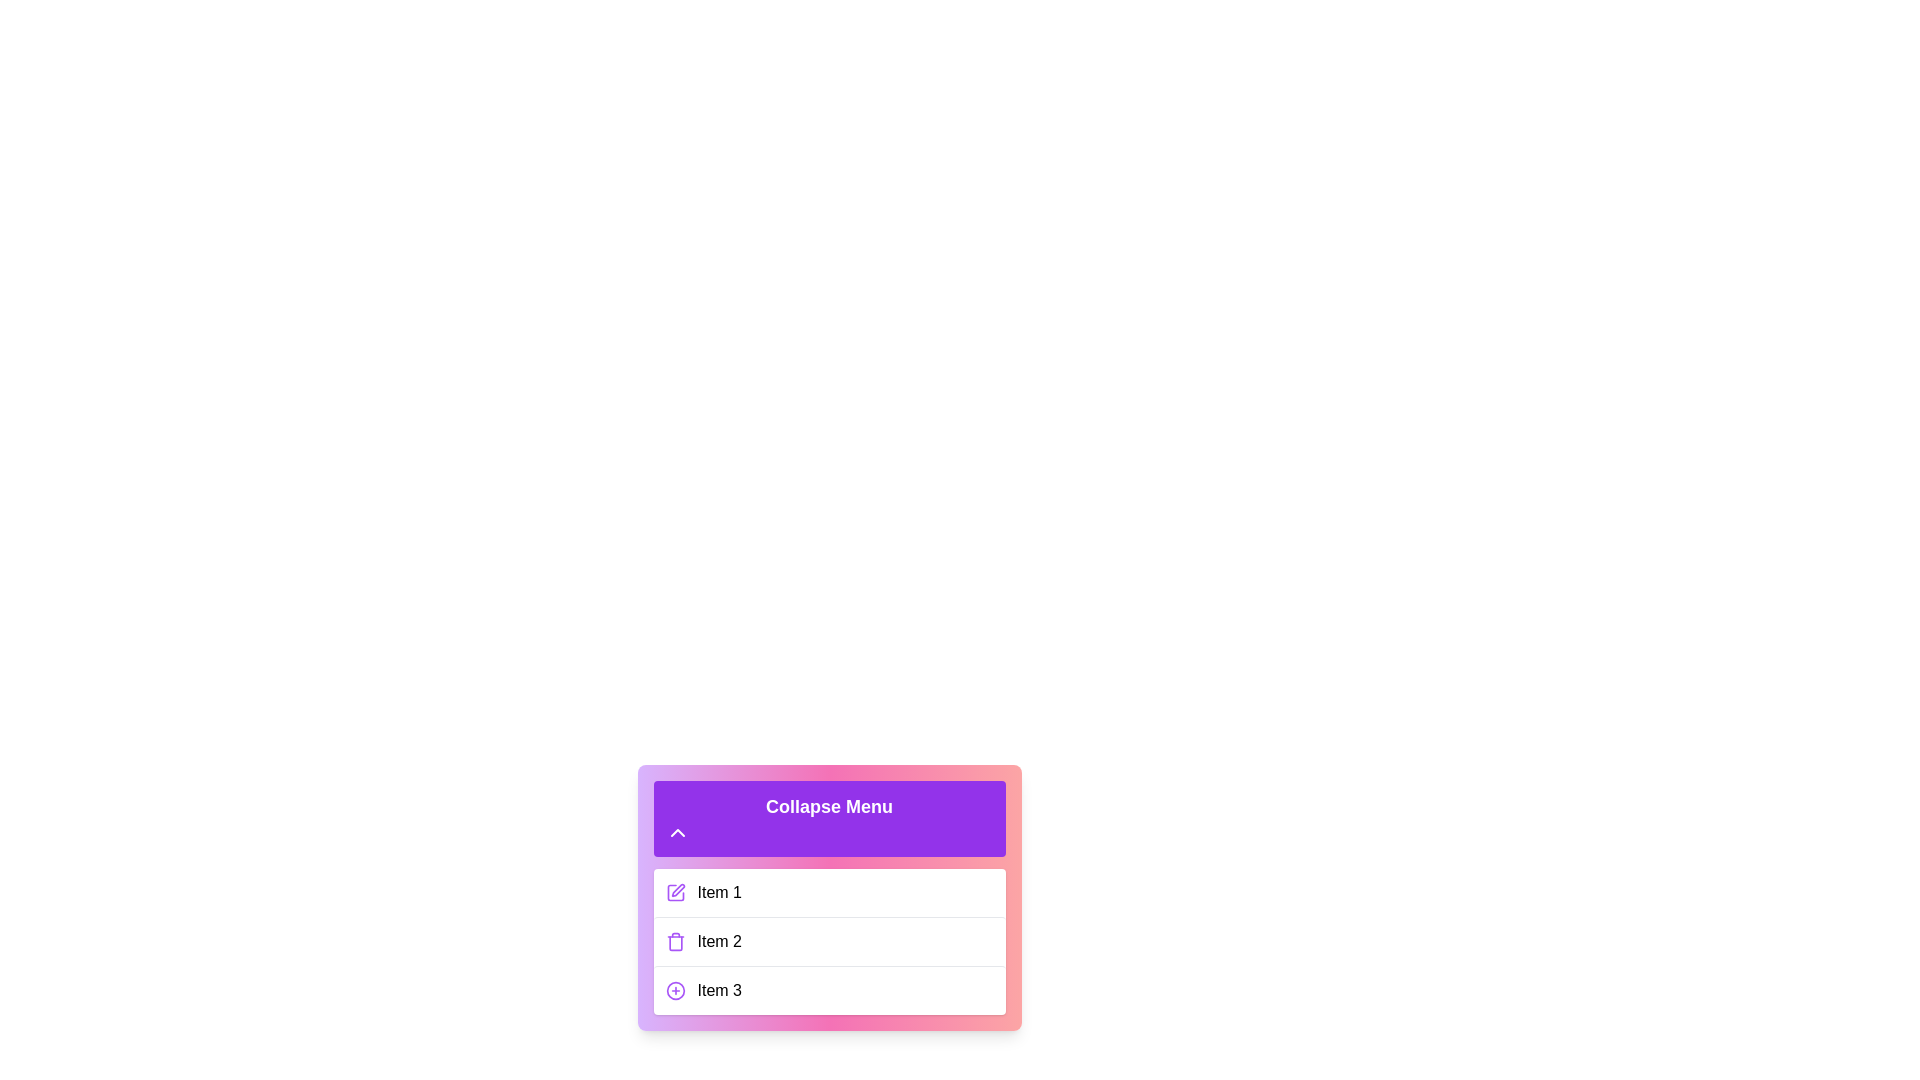  What do you see at coordinates (829, 990) in the screenshot?
I see `the menu item labeled Item 3` at bounding box center [829, 990].